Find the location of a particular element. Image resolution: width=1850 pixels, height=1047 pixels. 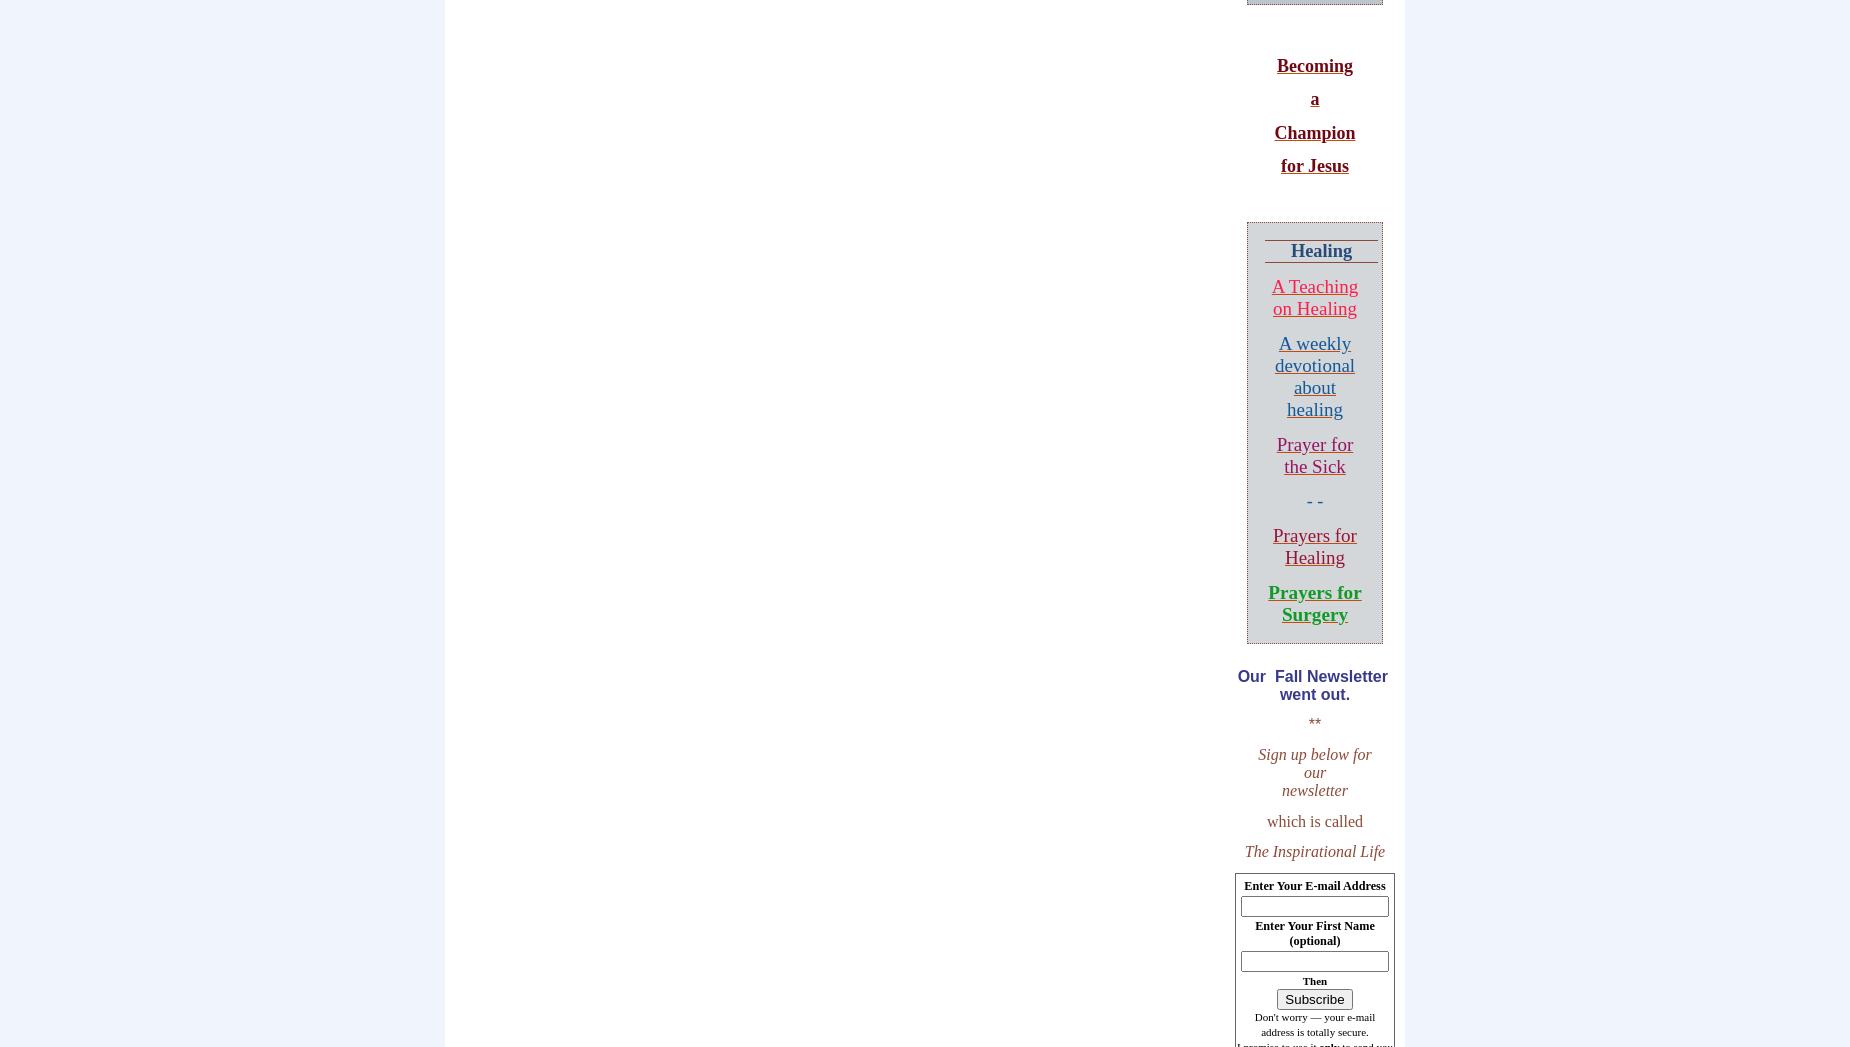

'Sign up below for' is located at coordinates (1313, 754).